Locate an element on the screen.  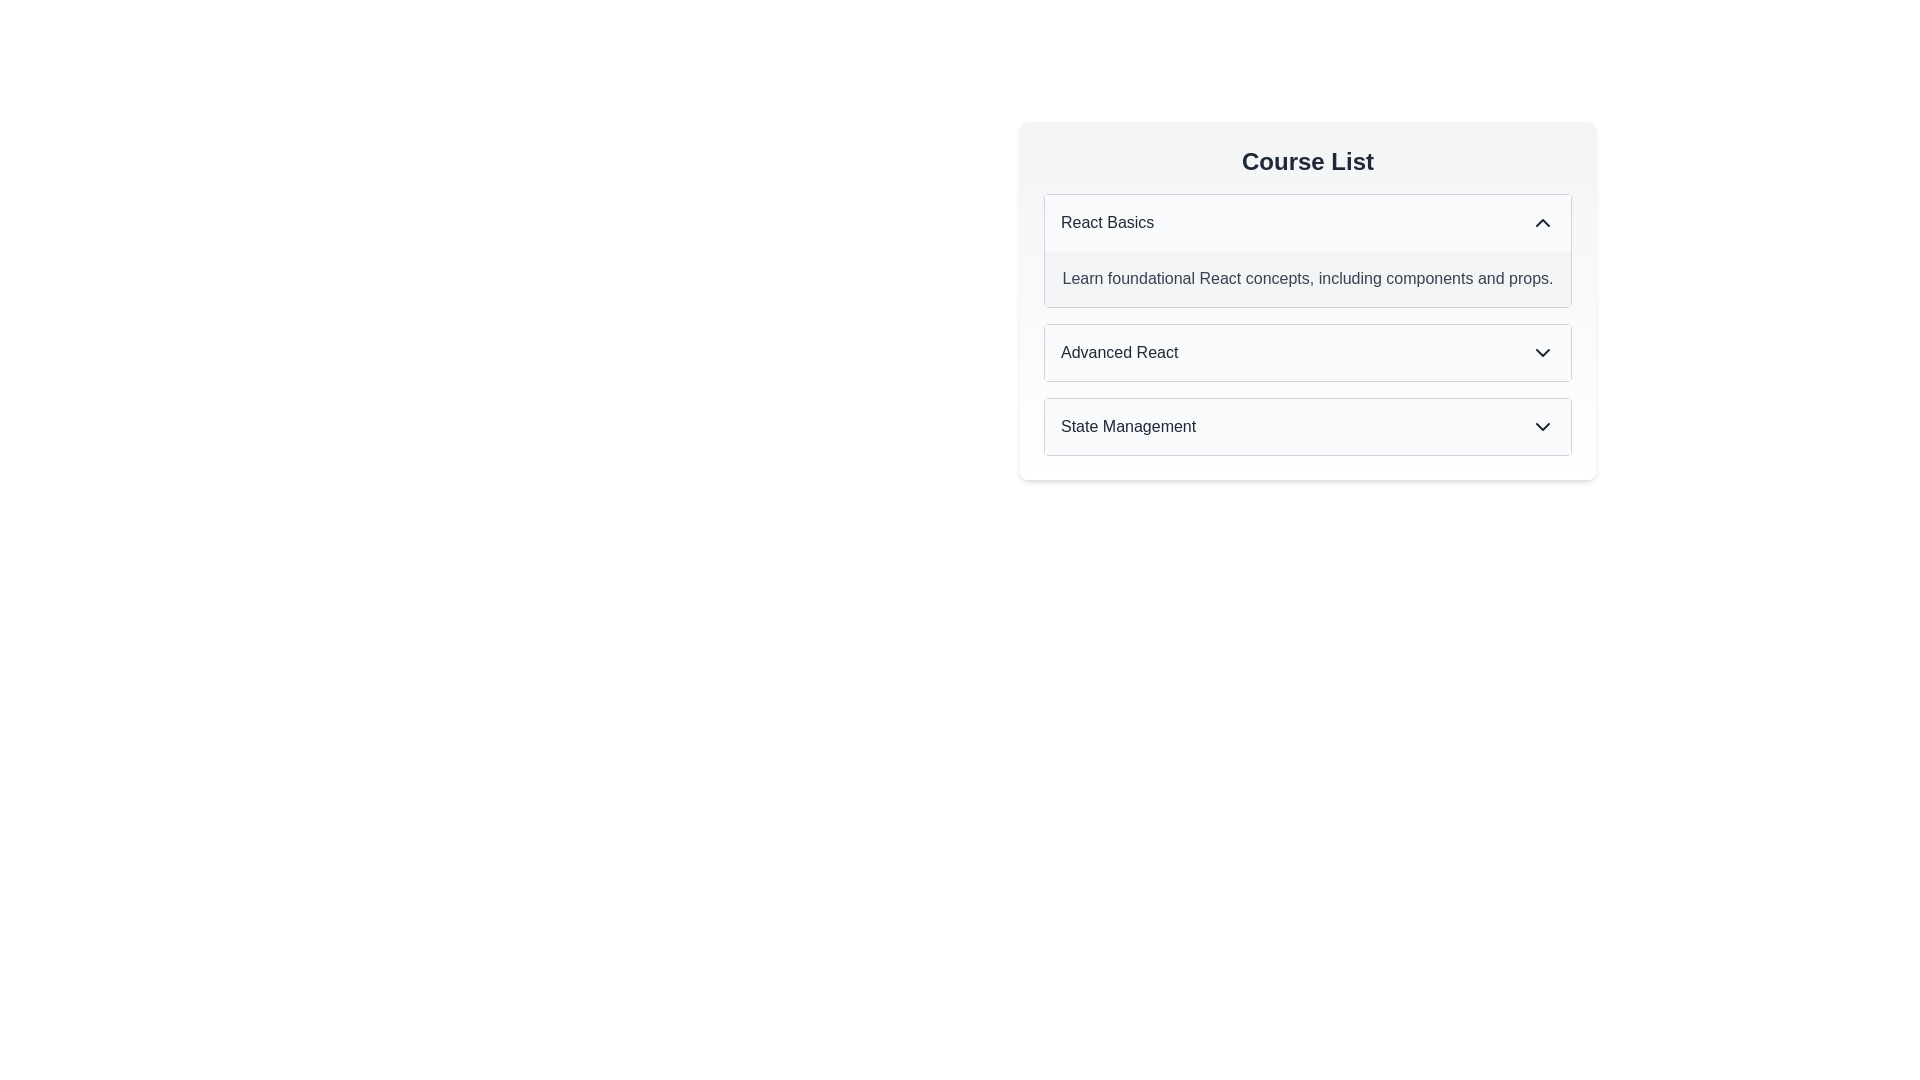
the 'Advanced React' collapsible section header for keyboard navigation is located at coordinates (1308, 352).